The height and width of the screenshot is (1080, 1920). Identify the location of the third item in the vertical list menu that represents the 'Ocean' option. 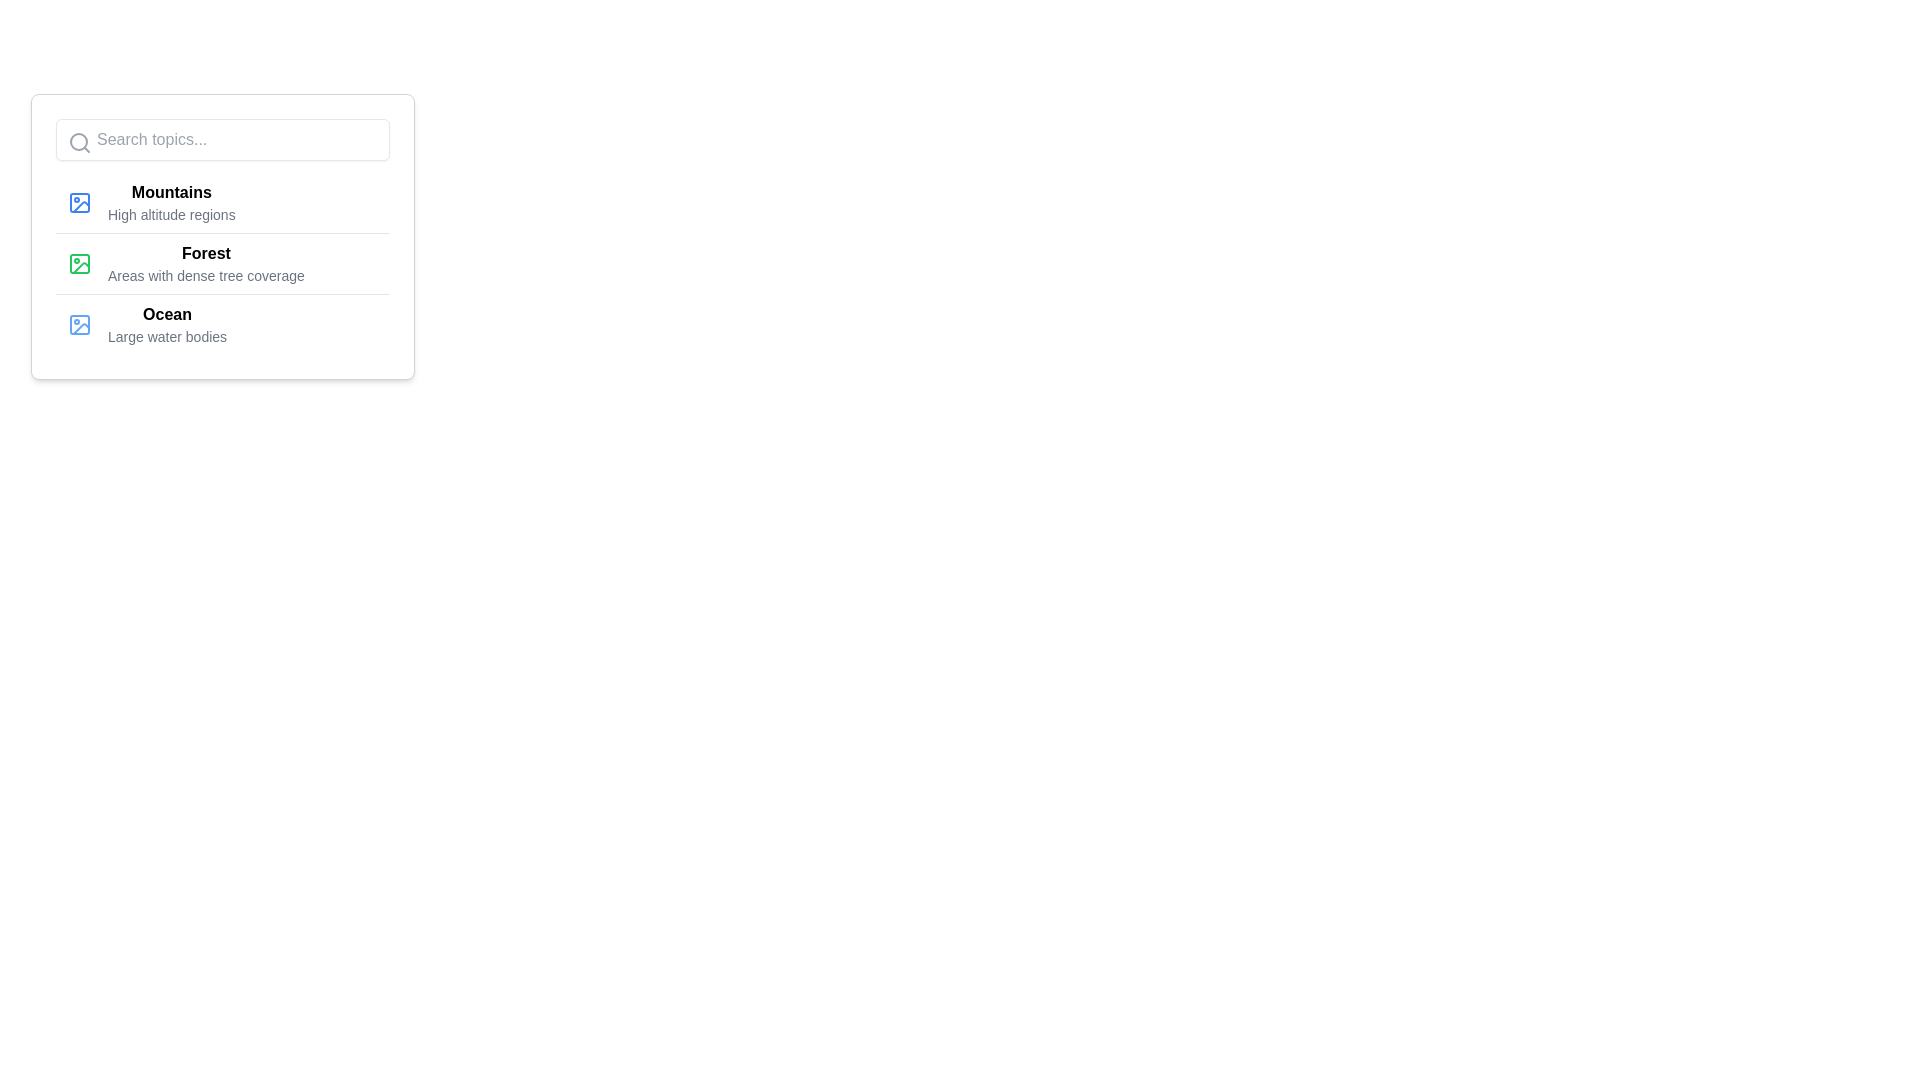
(167, 323).